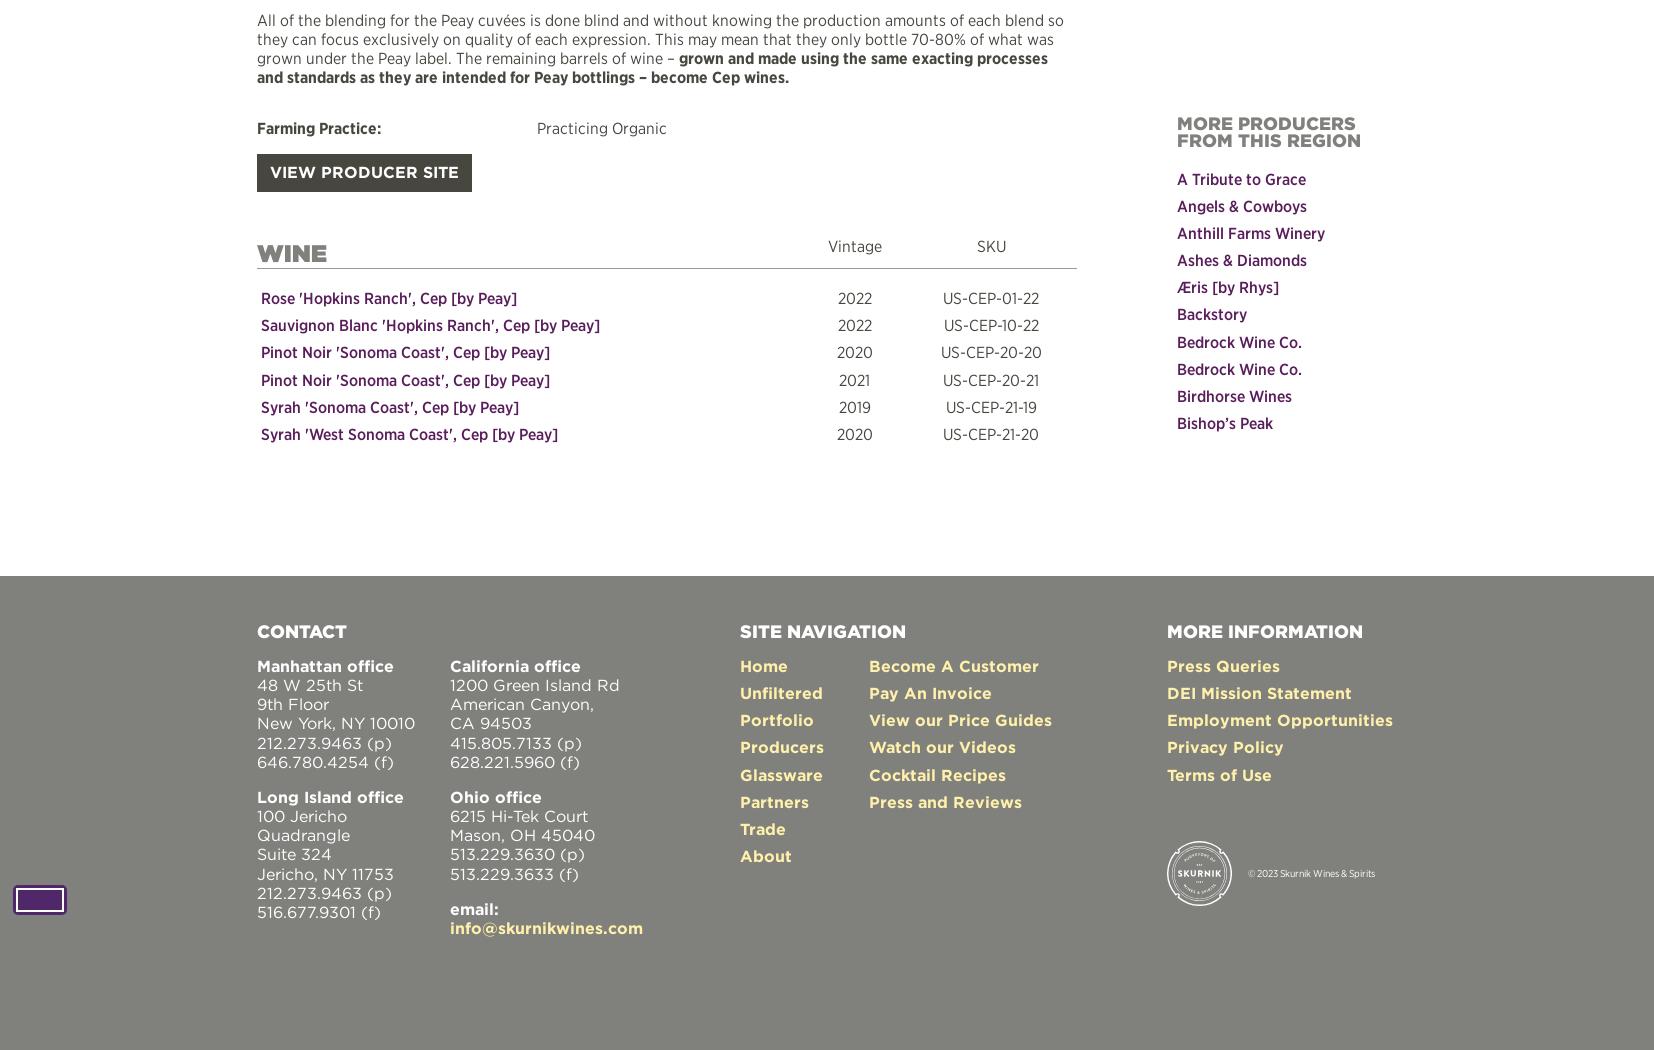  I want to click on '2021', so click(853, 379).